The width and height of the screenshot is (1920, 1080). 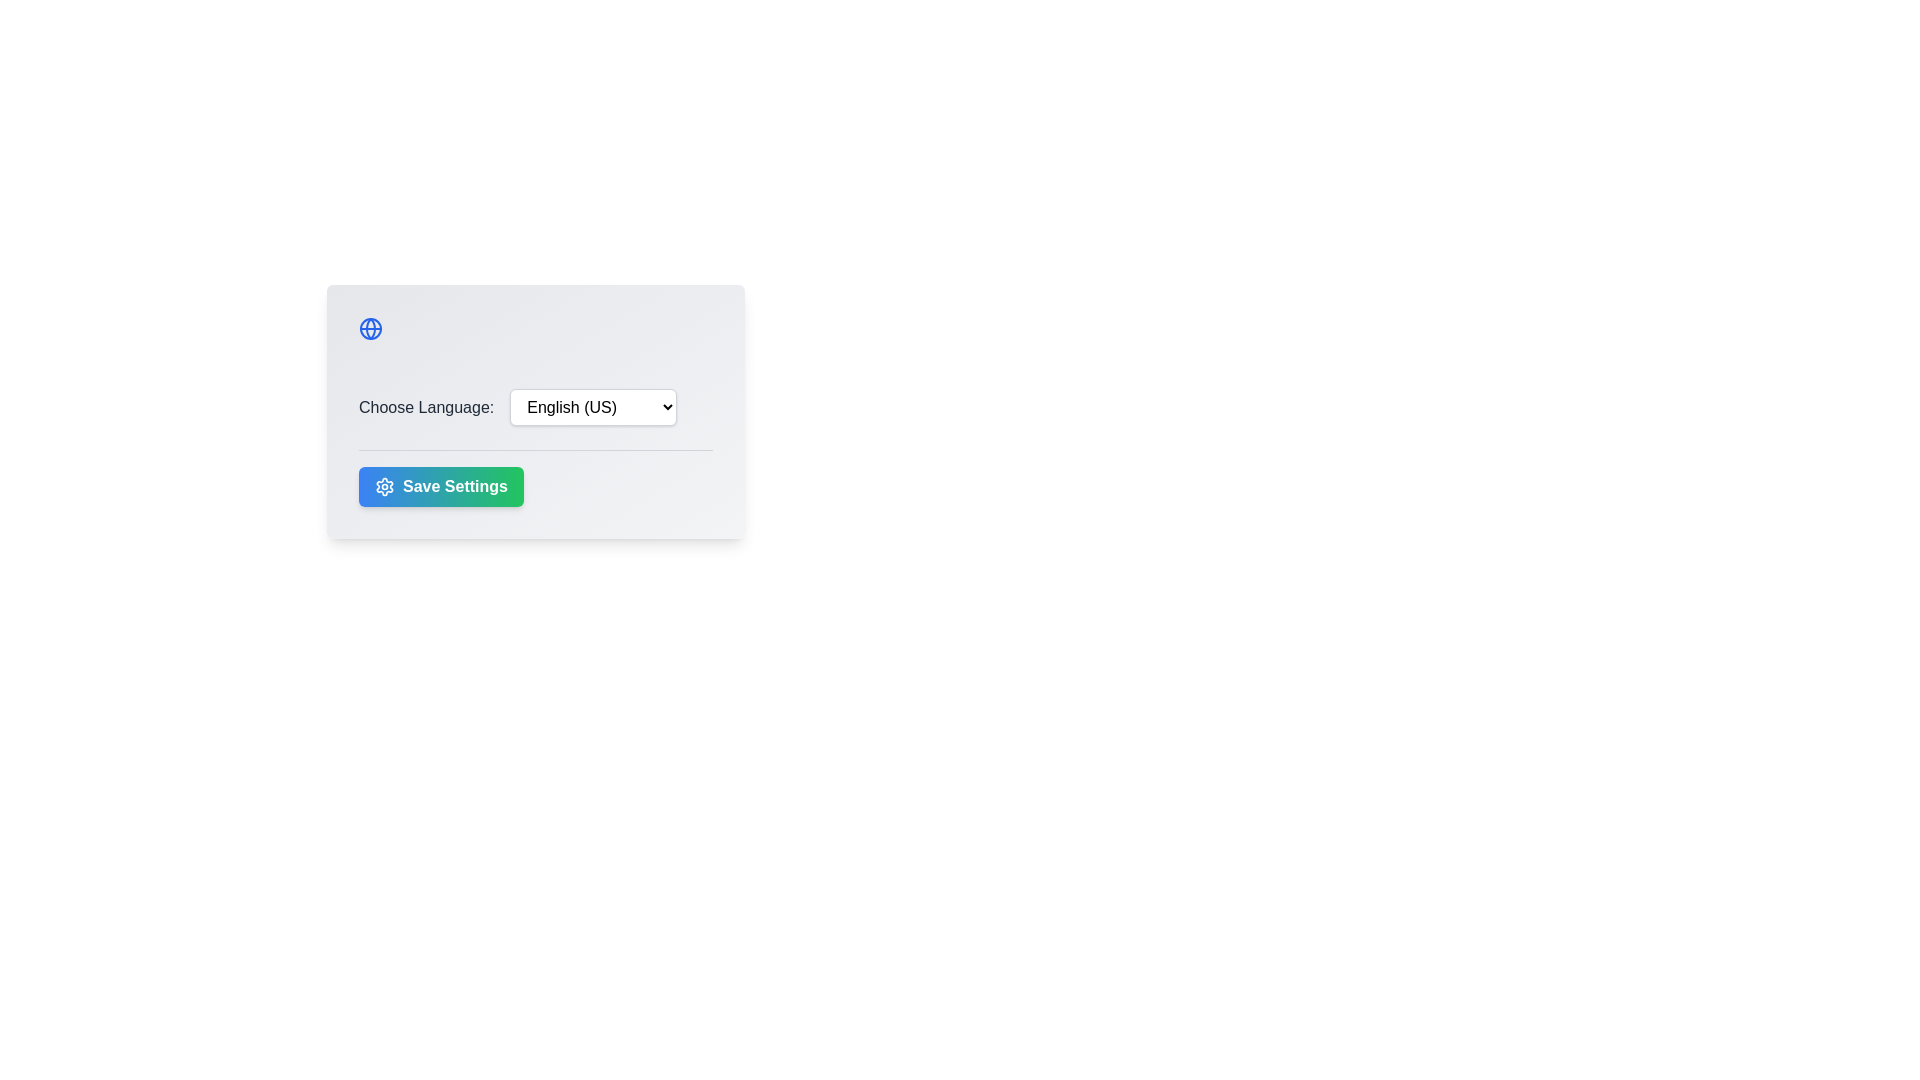 What do you see at coordinates (384, 486) in the screenshot?
I see `the gear icon located within the 'Save Settings' button at the bottom of the card interface` at bounding box center [384, 486].